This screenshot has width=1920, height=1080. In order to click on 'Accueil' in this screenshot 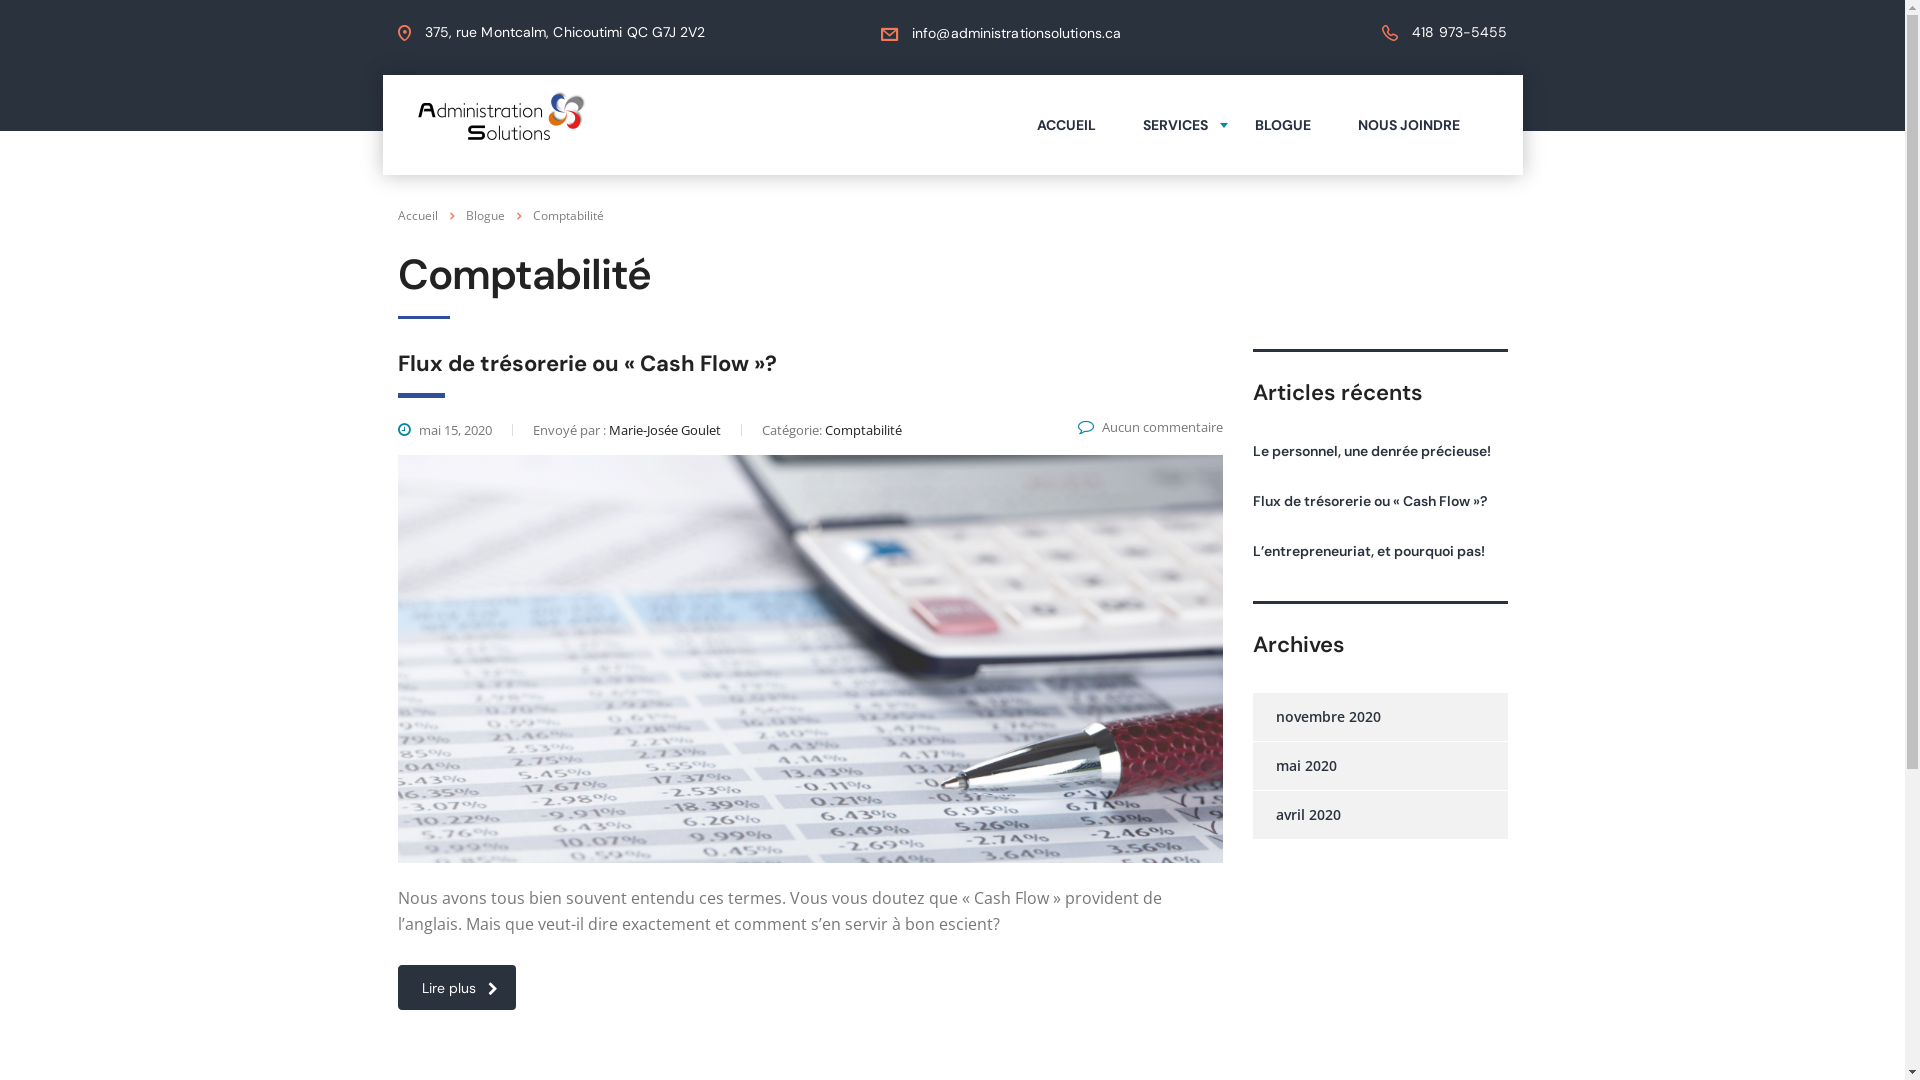, I will do `click(416, 215)`.